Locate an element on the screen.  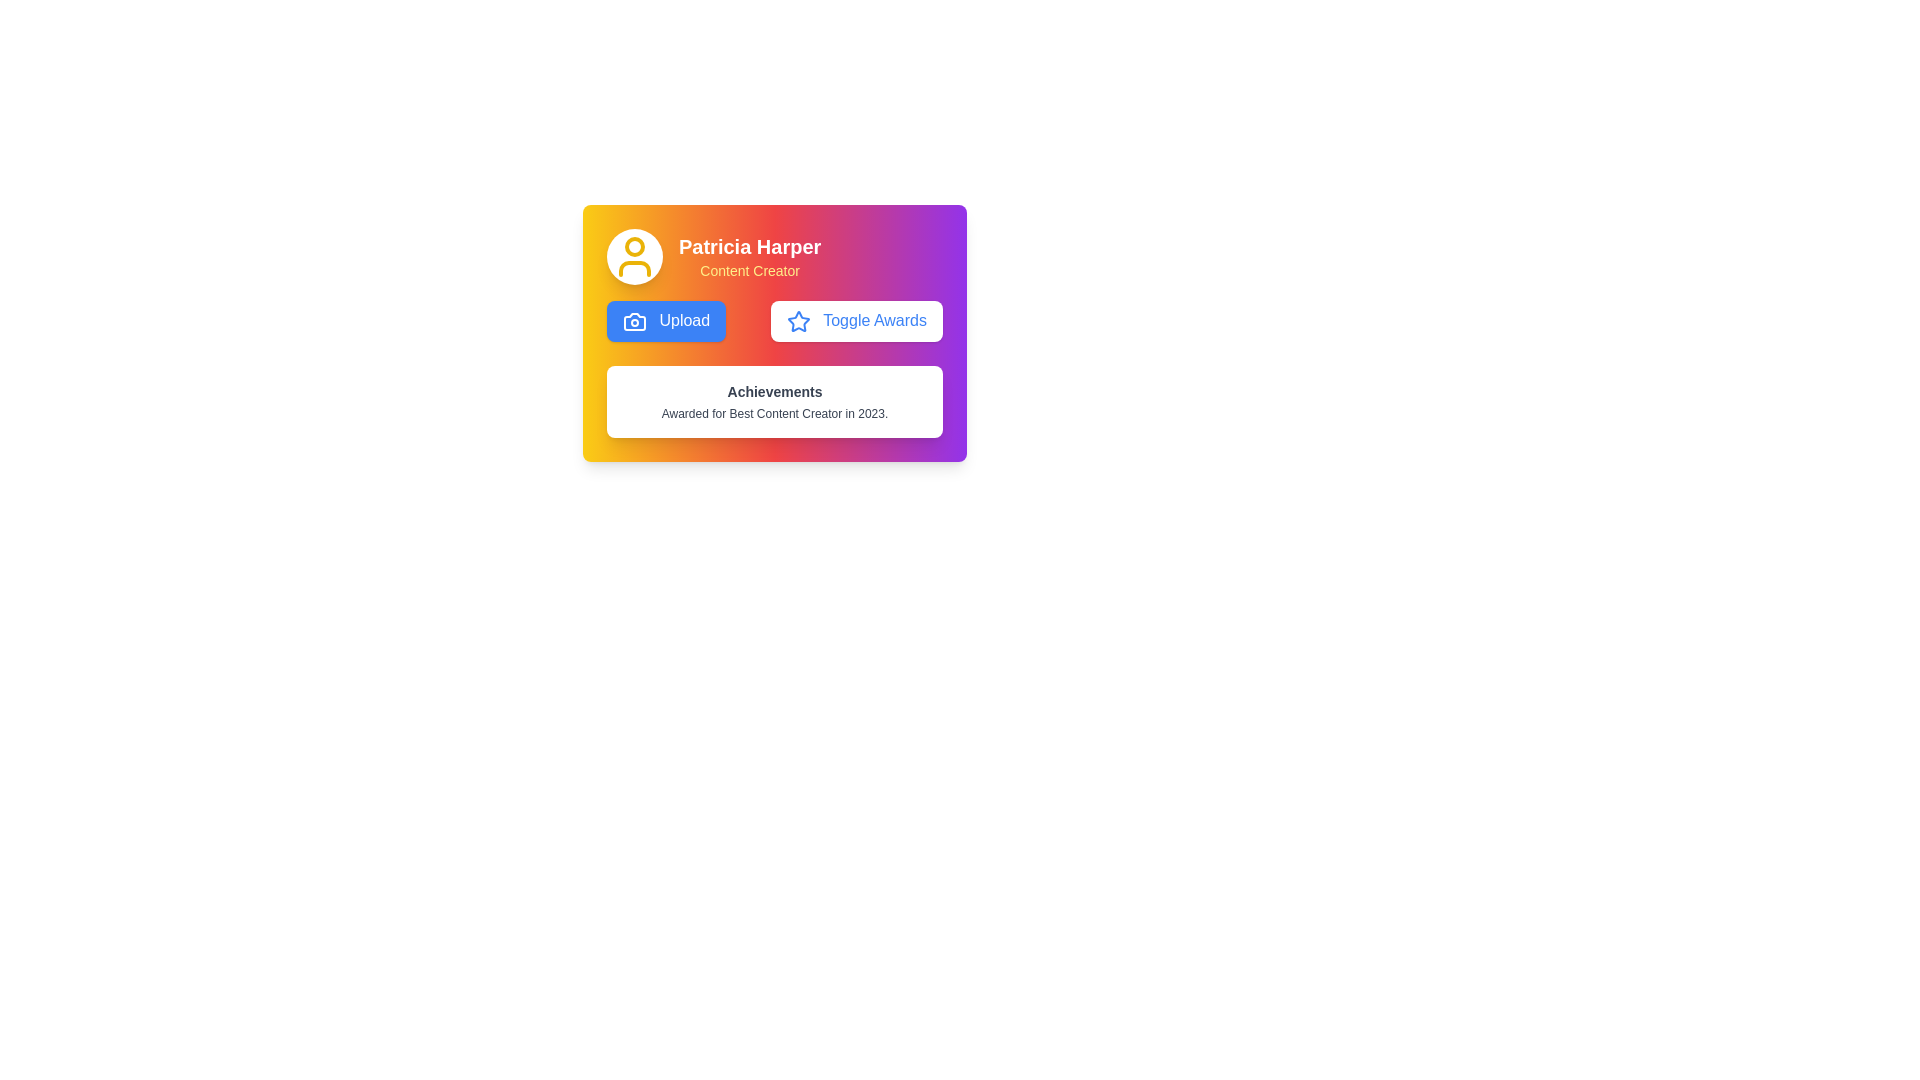
the small circular component that represents a facial feature on the user profile icon within the colorful user details card is located at coordinates (633, 245).